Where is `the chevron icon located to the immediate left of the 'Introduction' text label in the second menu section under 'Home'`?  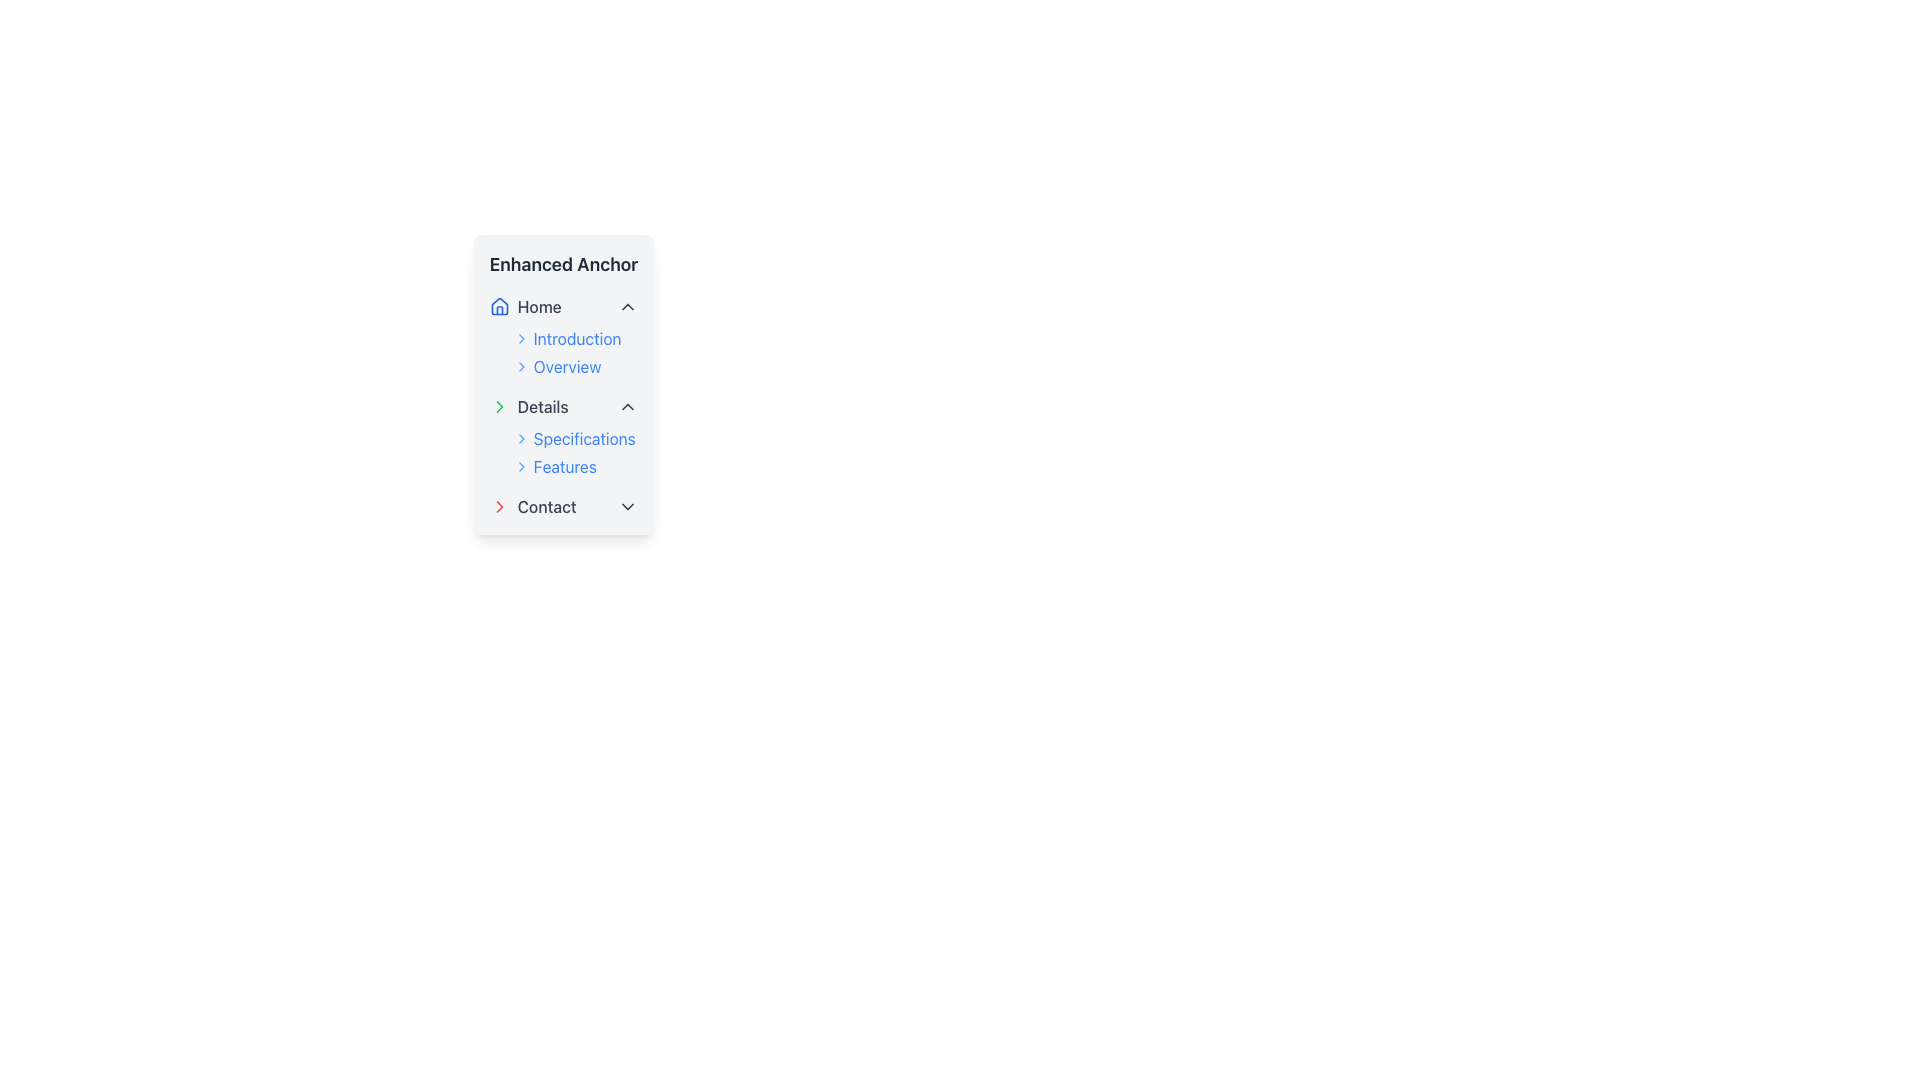 the chevron icon located to the immediate left of the 'Introduction' text label in the second menu section under 'Home' is located at coordinates (521, 338).